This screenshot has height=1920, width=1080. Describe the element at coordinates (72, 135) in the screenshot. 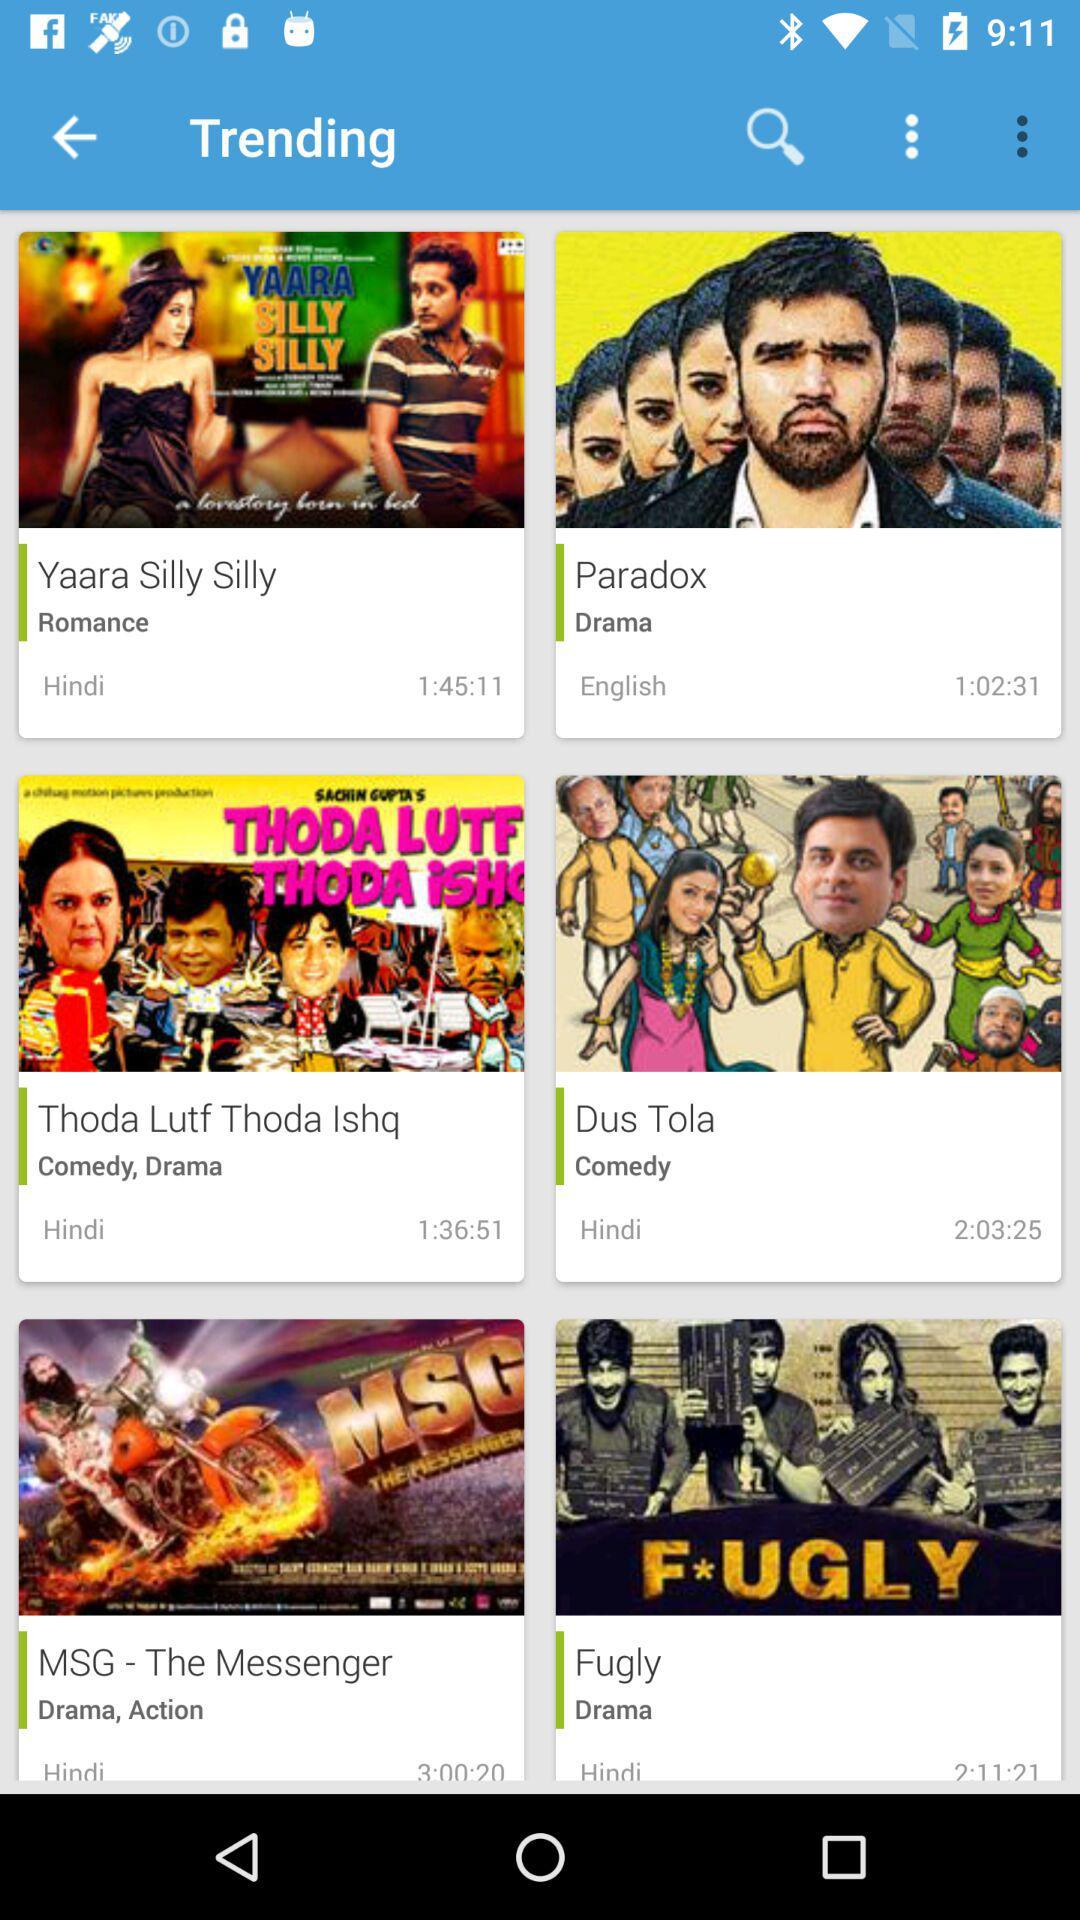

I see `the item next to the trending  icon` at that location.